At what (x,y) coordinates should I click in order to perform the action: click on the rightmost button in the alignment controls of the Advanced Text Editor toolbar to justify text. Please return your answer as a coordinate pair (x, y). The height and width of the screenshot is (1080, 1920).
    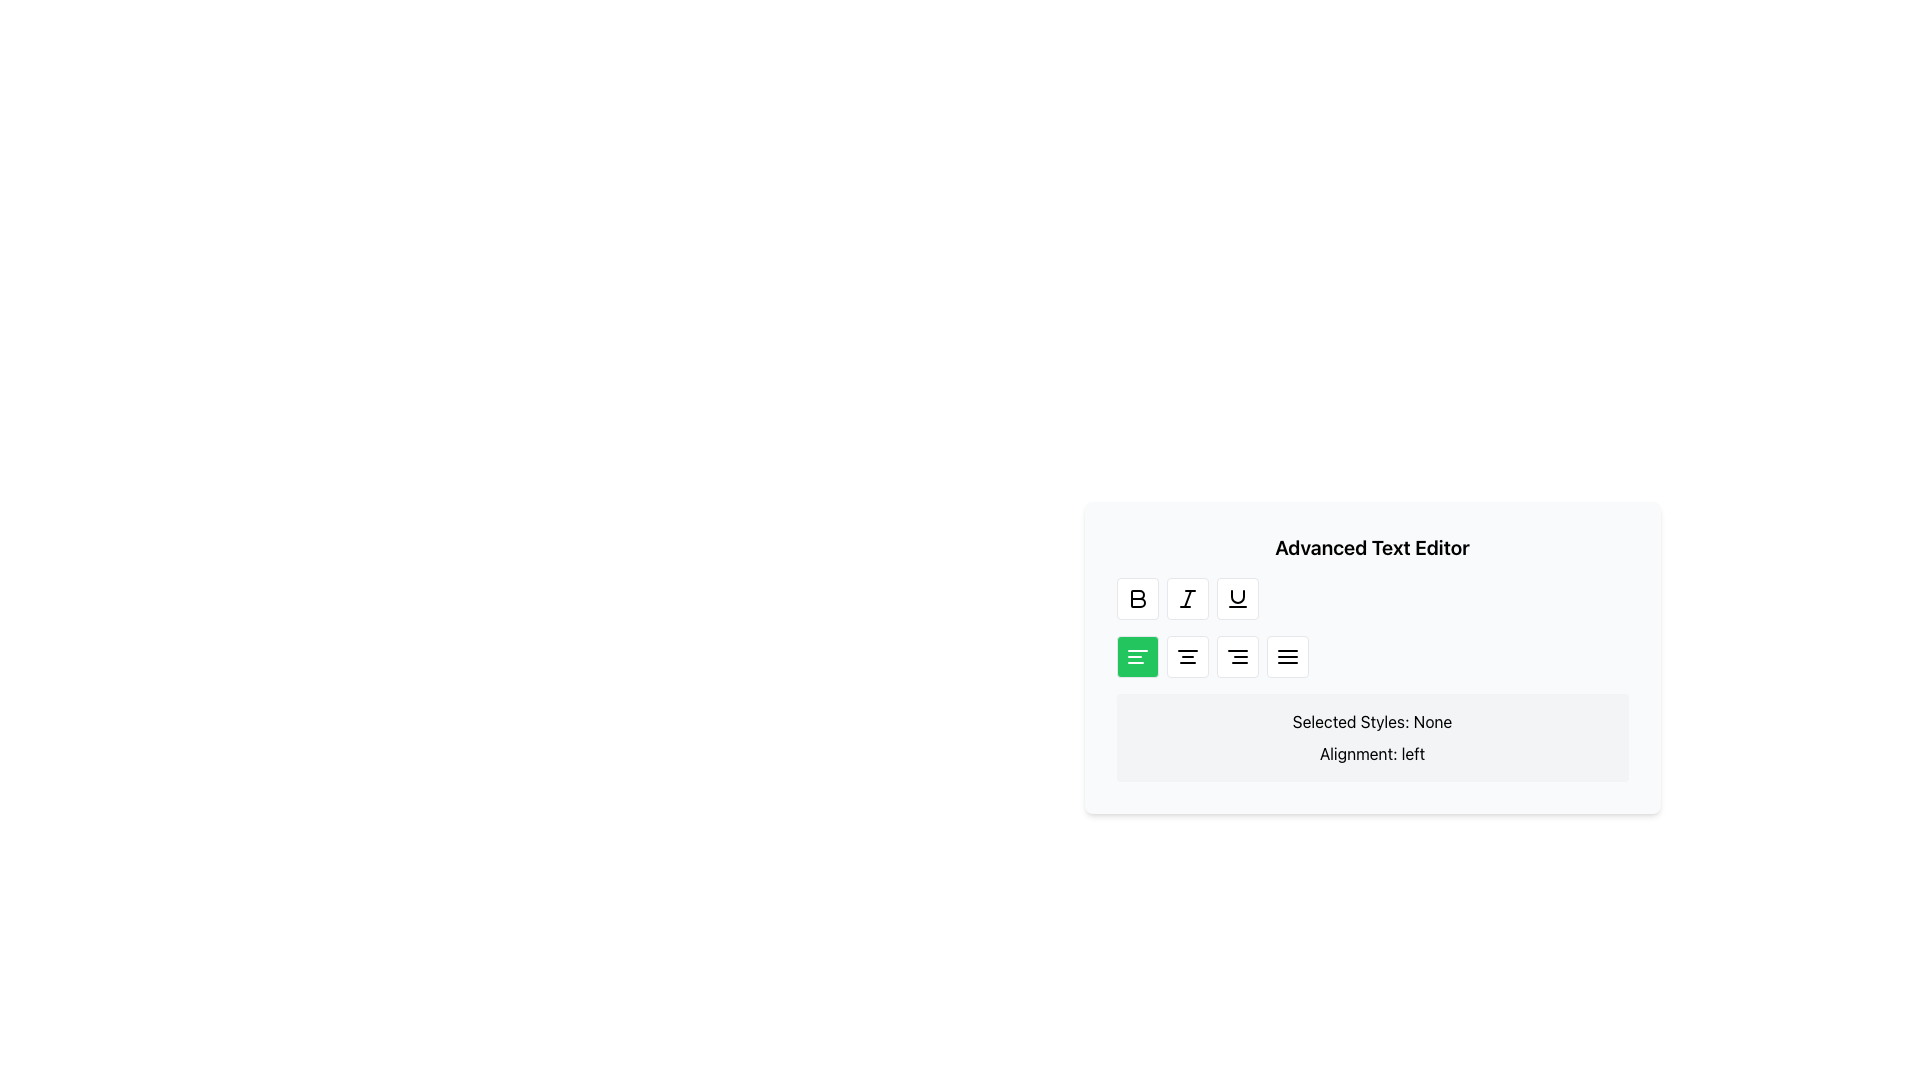
    Looking at the image, I should click on (1287, 656).